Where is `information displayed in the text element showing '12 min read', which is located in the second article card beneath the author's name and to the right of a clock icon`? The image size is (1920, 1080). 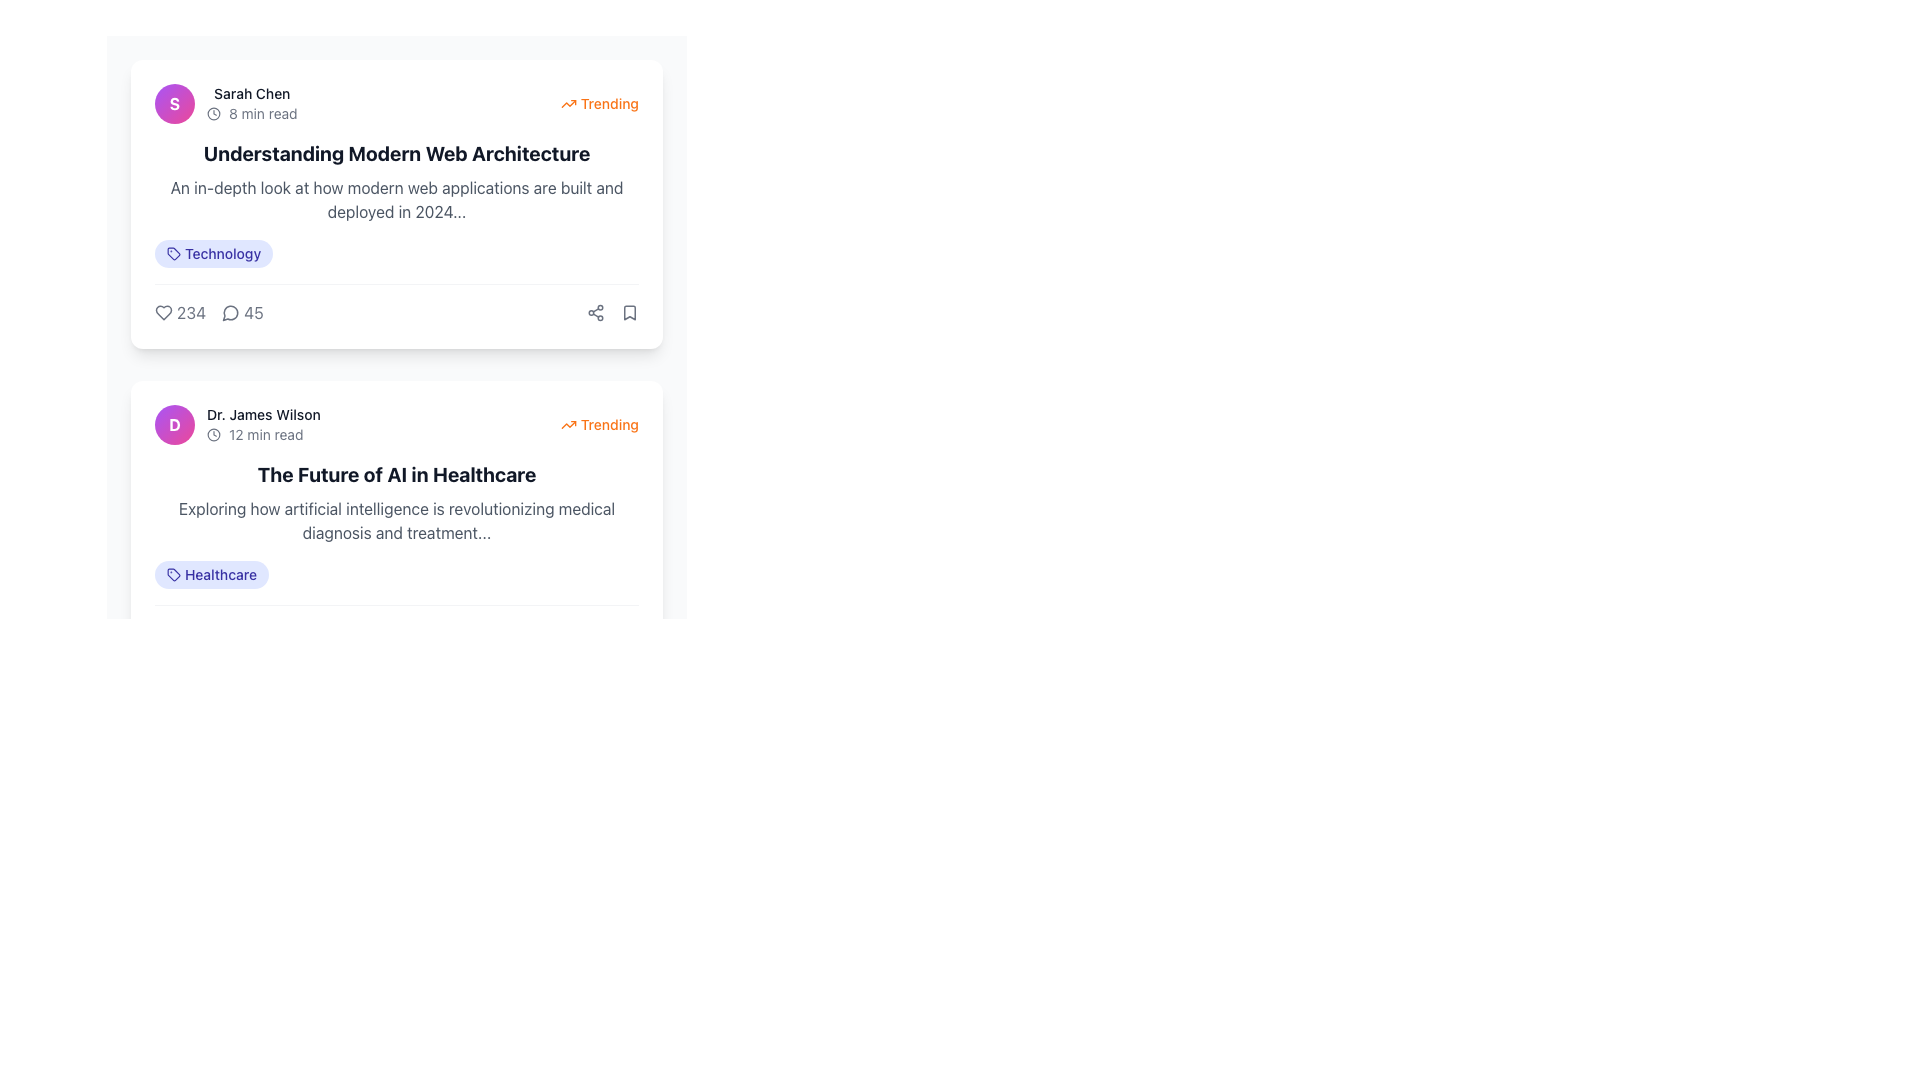 information displayed in the text element showing '12 min read', which is located in the second article card beneath the author's name and to the right of a clock icon is located at coordinates (265, 434).